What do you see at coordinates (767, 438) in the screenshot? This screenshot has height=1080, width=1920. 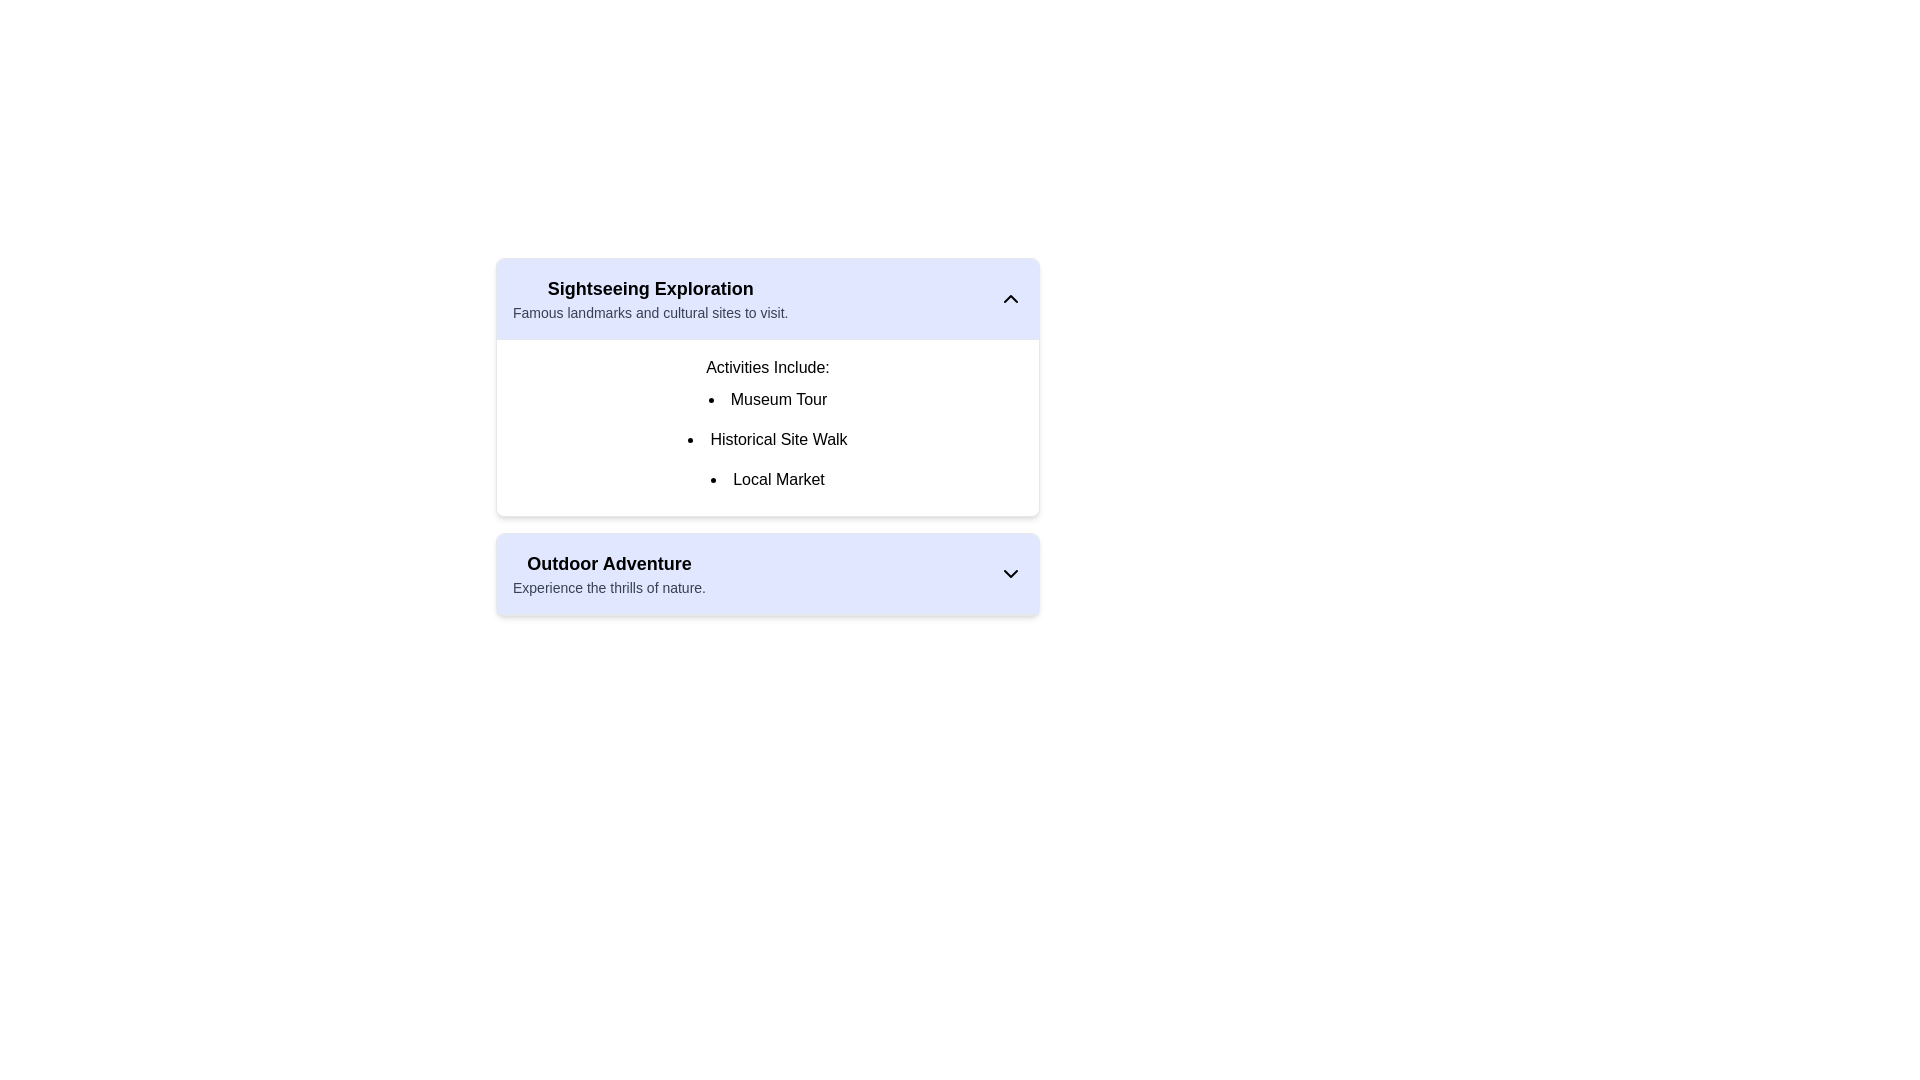 I see `the text label reading 'Historical Site Walk', which is the second item in the vertical bulleted list under 'Activities Include:'` at bounding box center [767, 438].